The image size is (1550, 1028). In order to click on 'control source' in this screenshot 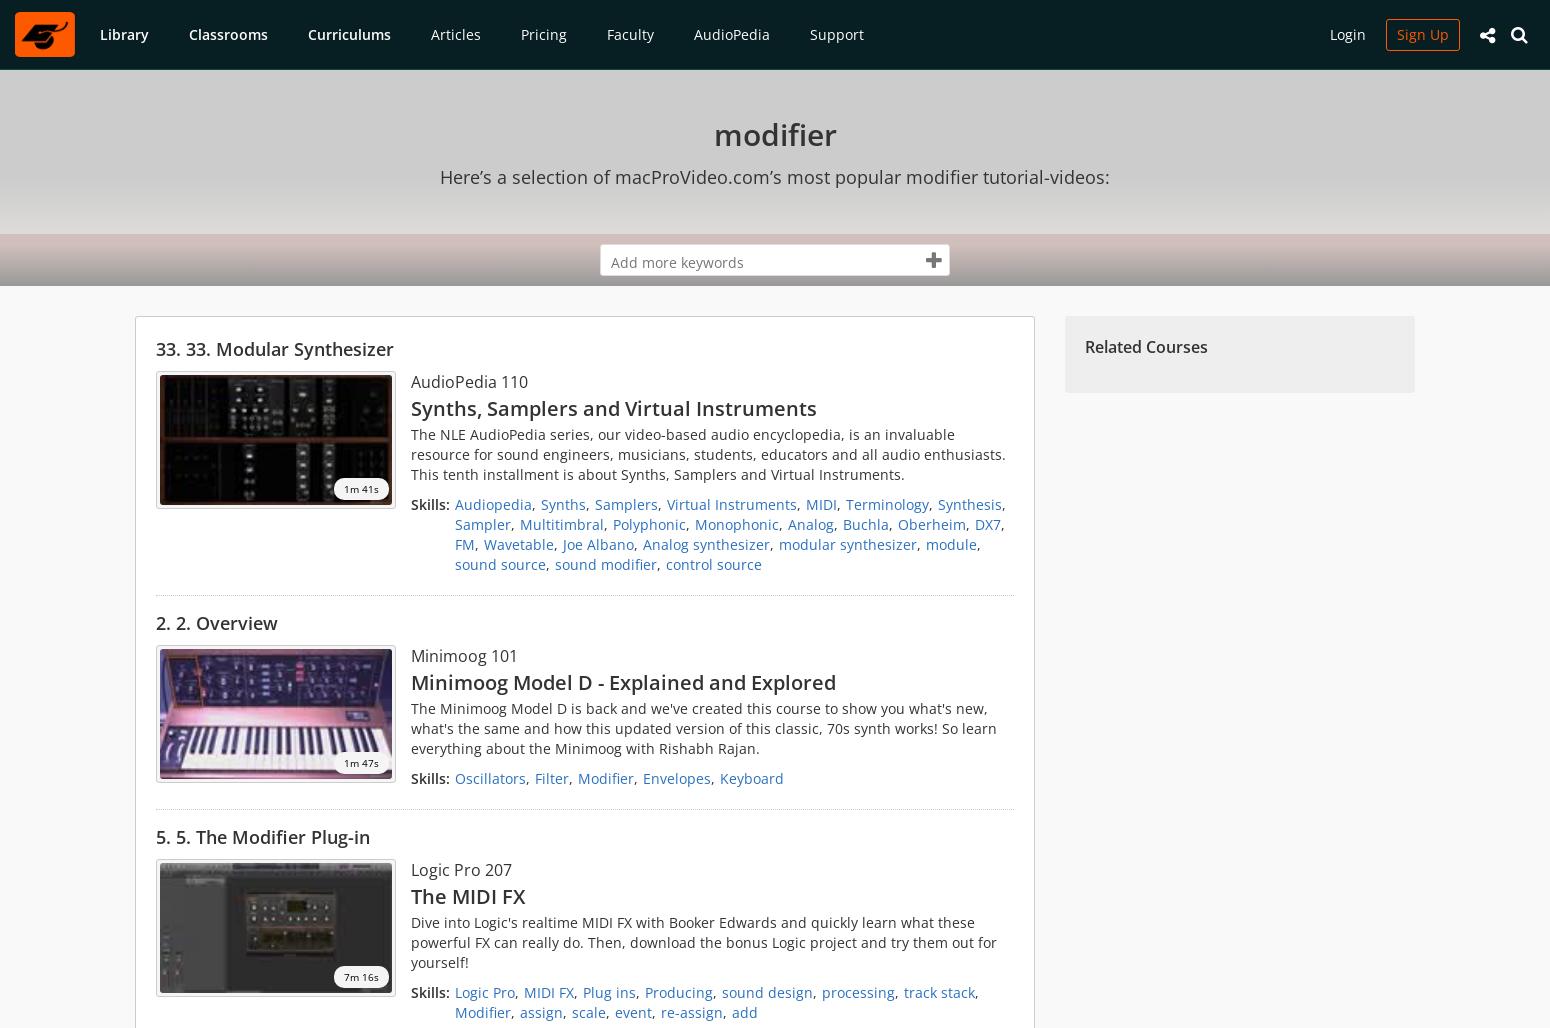, I will do `click(713, 564)`.